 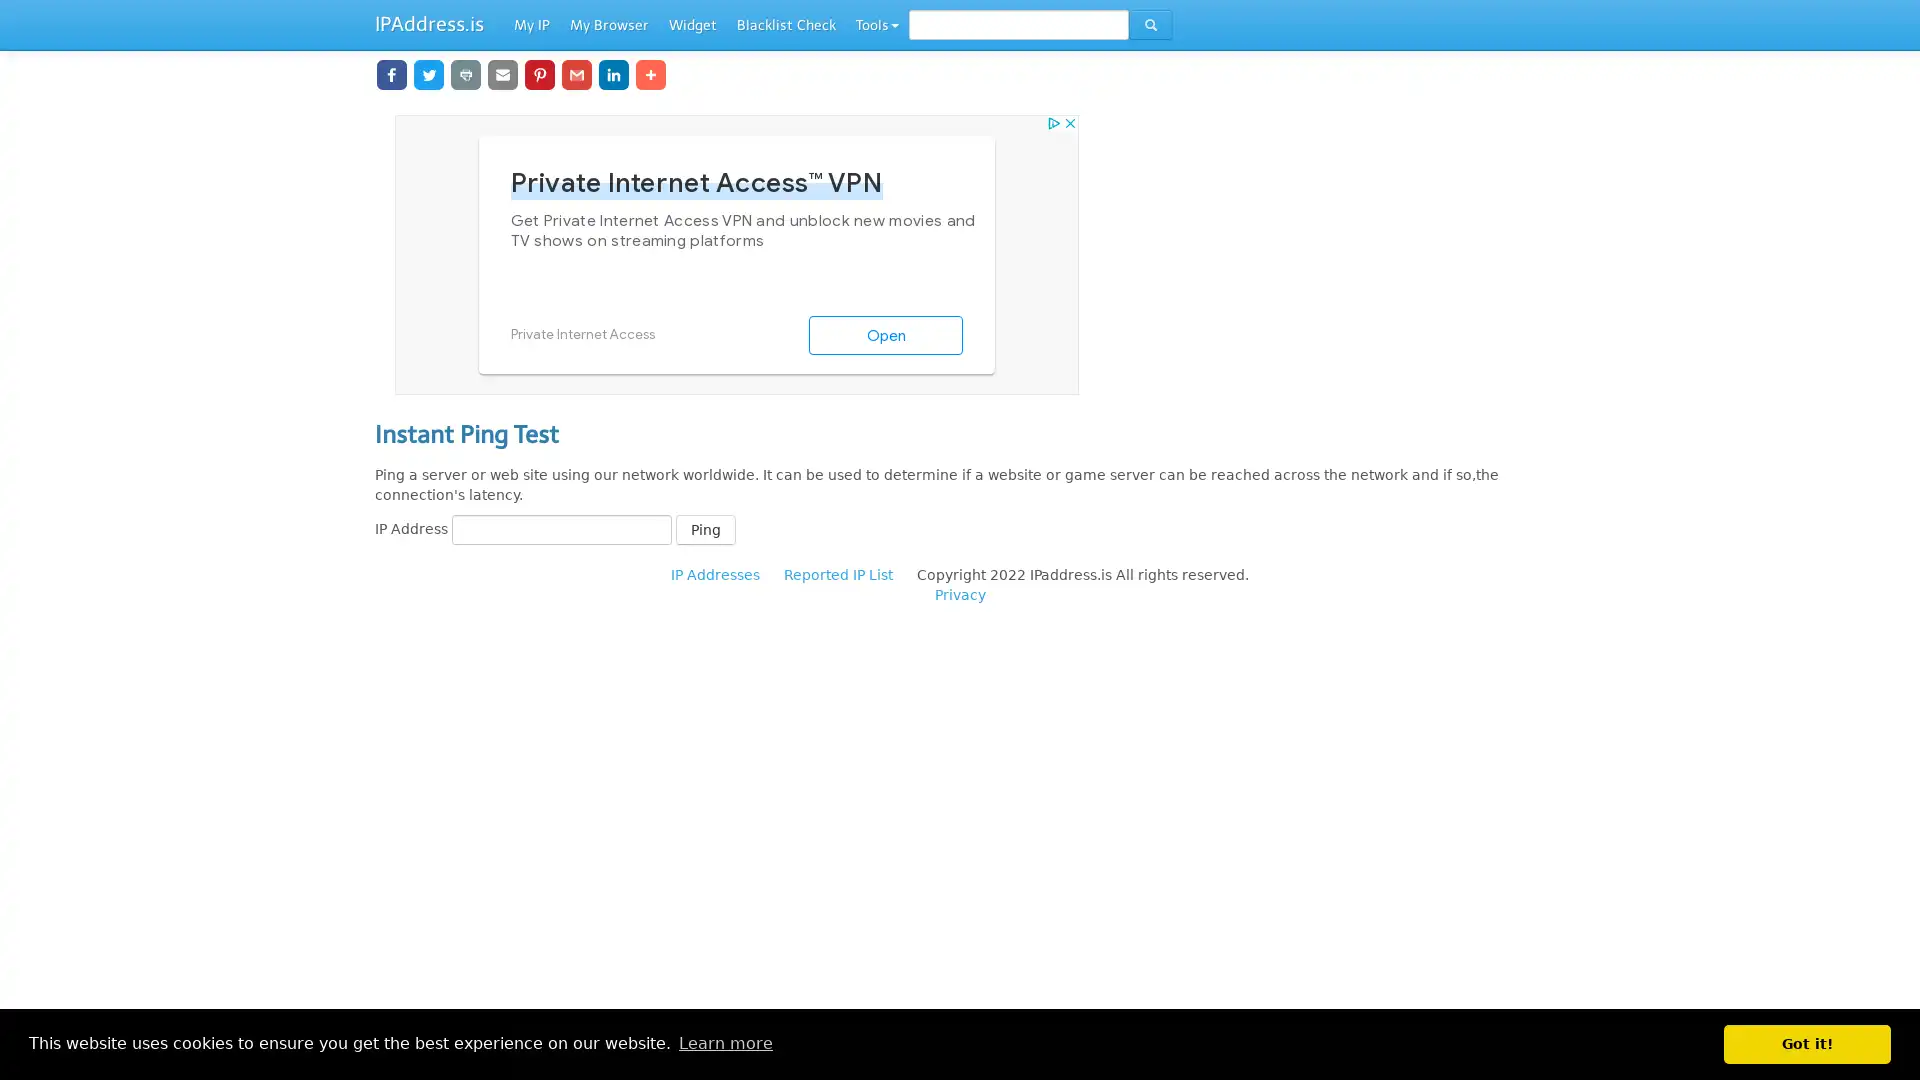 What do you see at coordinates (594, 73) in the screenshot?
I see `Share to LinkedIn` at bounding box center [594, 73].